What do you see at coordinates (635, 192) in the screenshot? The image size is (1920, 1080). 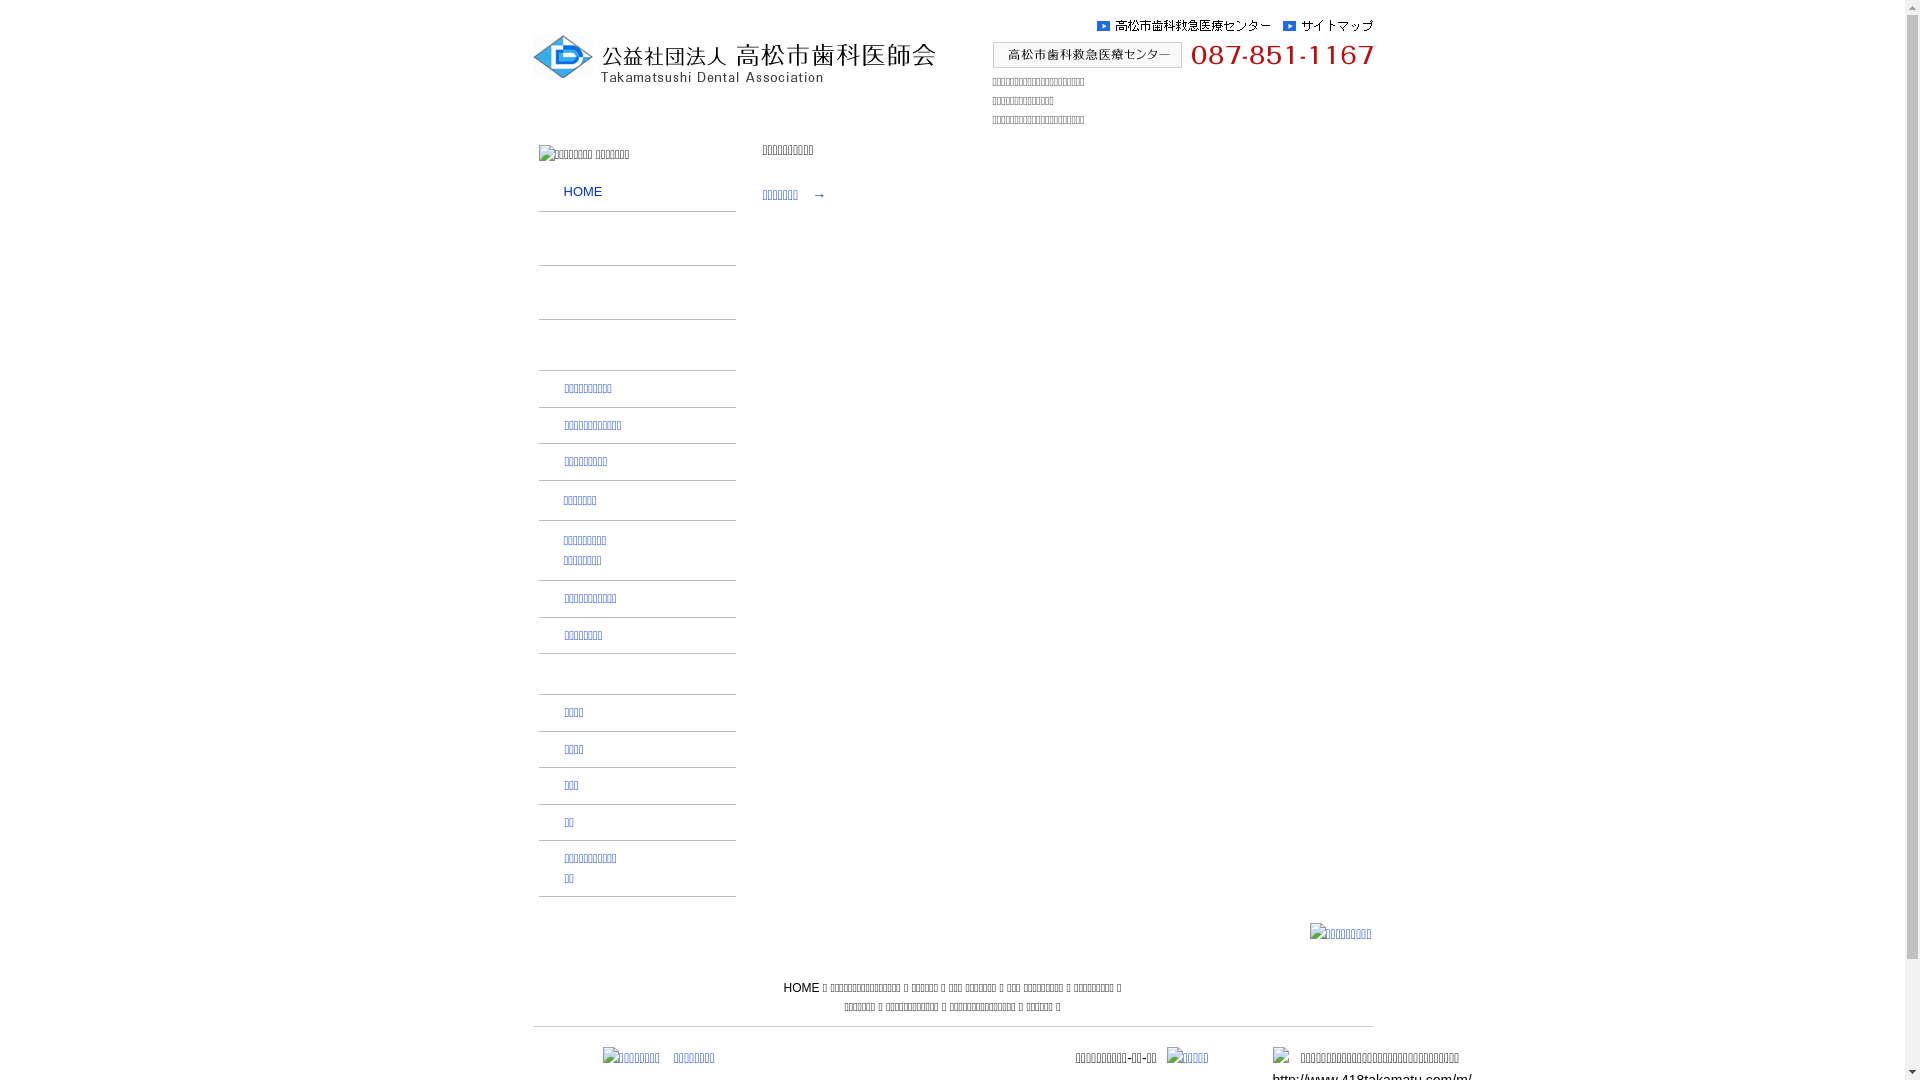 I see `'HOME'` at bounding box center [635, 192].